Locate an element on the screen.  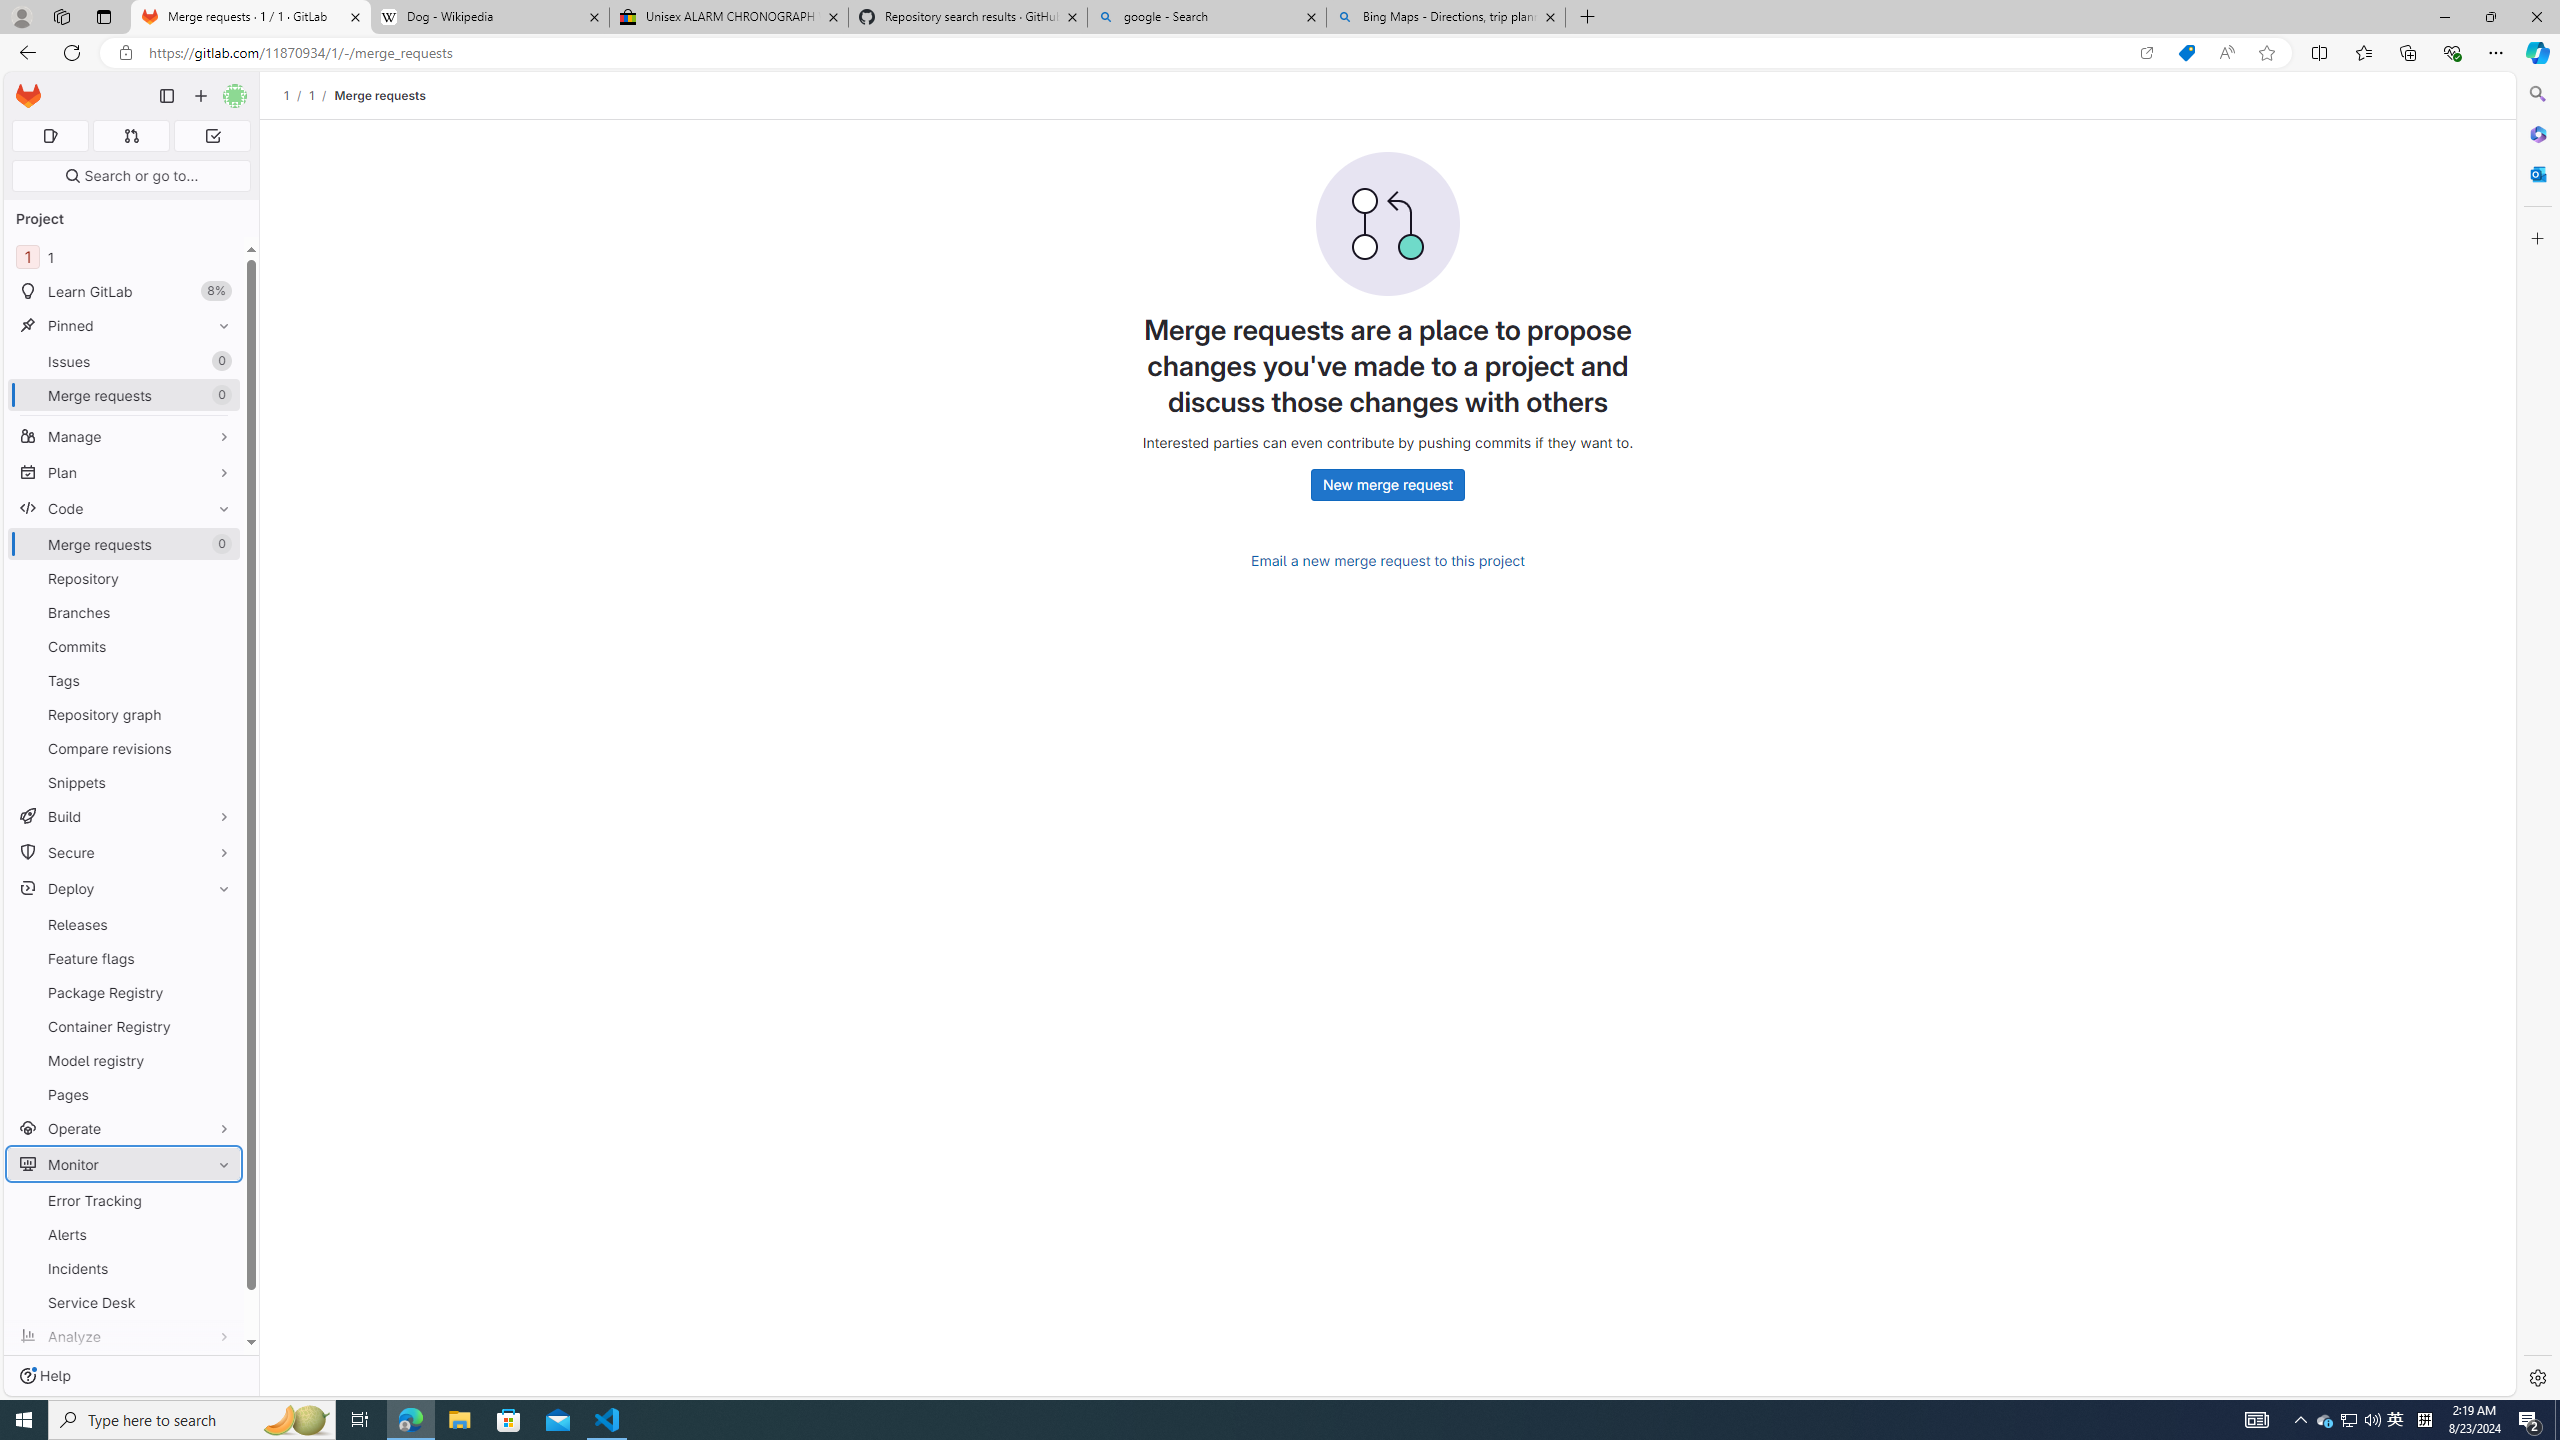
'Model registry' is located at coordinates (123, 1060).